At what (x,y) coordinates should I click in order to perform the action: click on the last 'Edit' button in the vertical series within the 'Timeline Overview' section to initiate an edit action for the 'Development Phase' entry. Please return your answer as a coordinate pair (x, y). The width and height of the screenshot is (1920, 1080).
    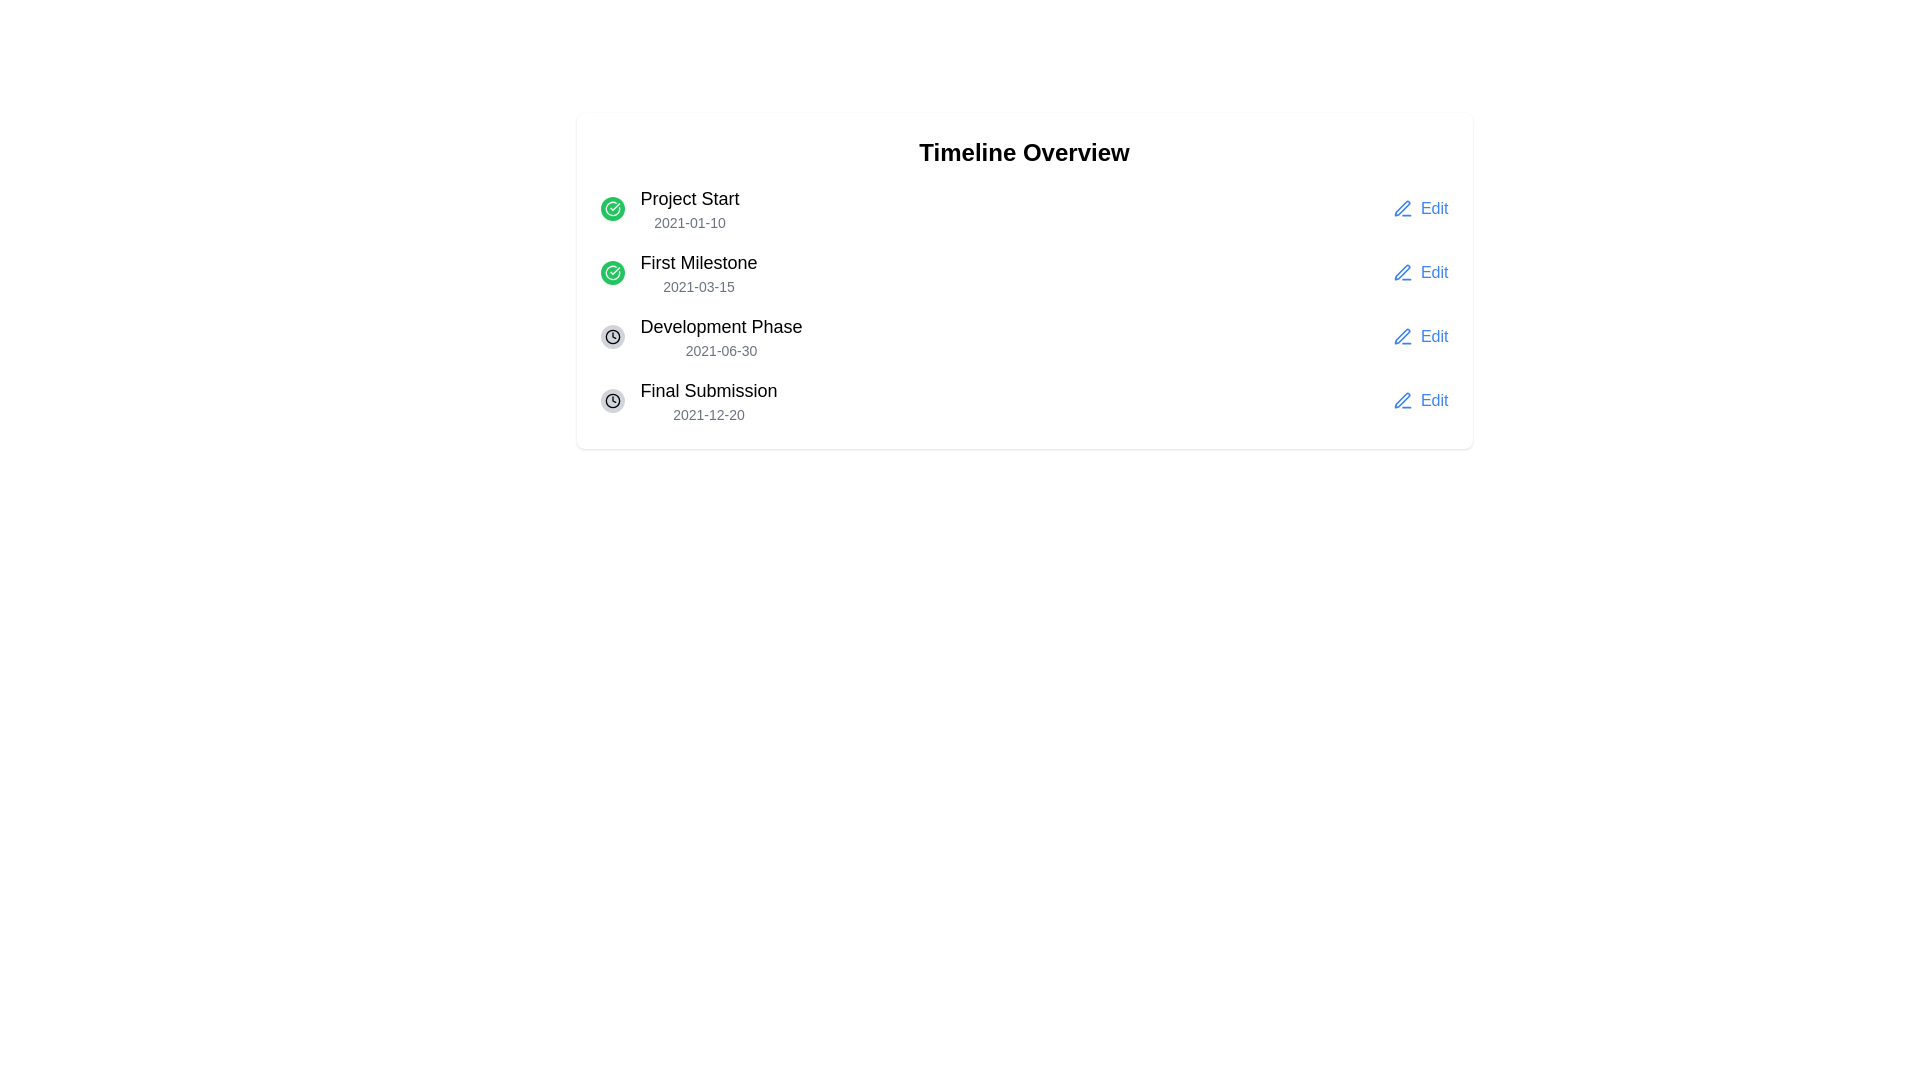
    Looking at the image, I should click on (1419, 335).